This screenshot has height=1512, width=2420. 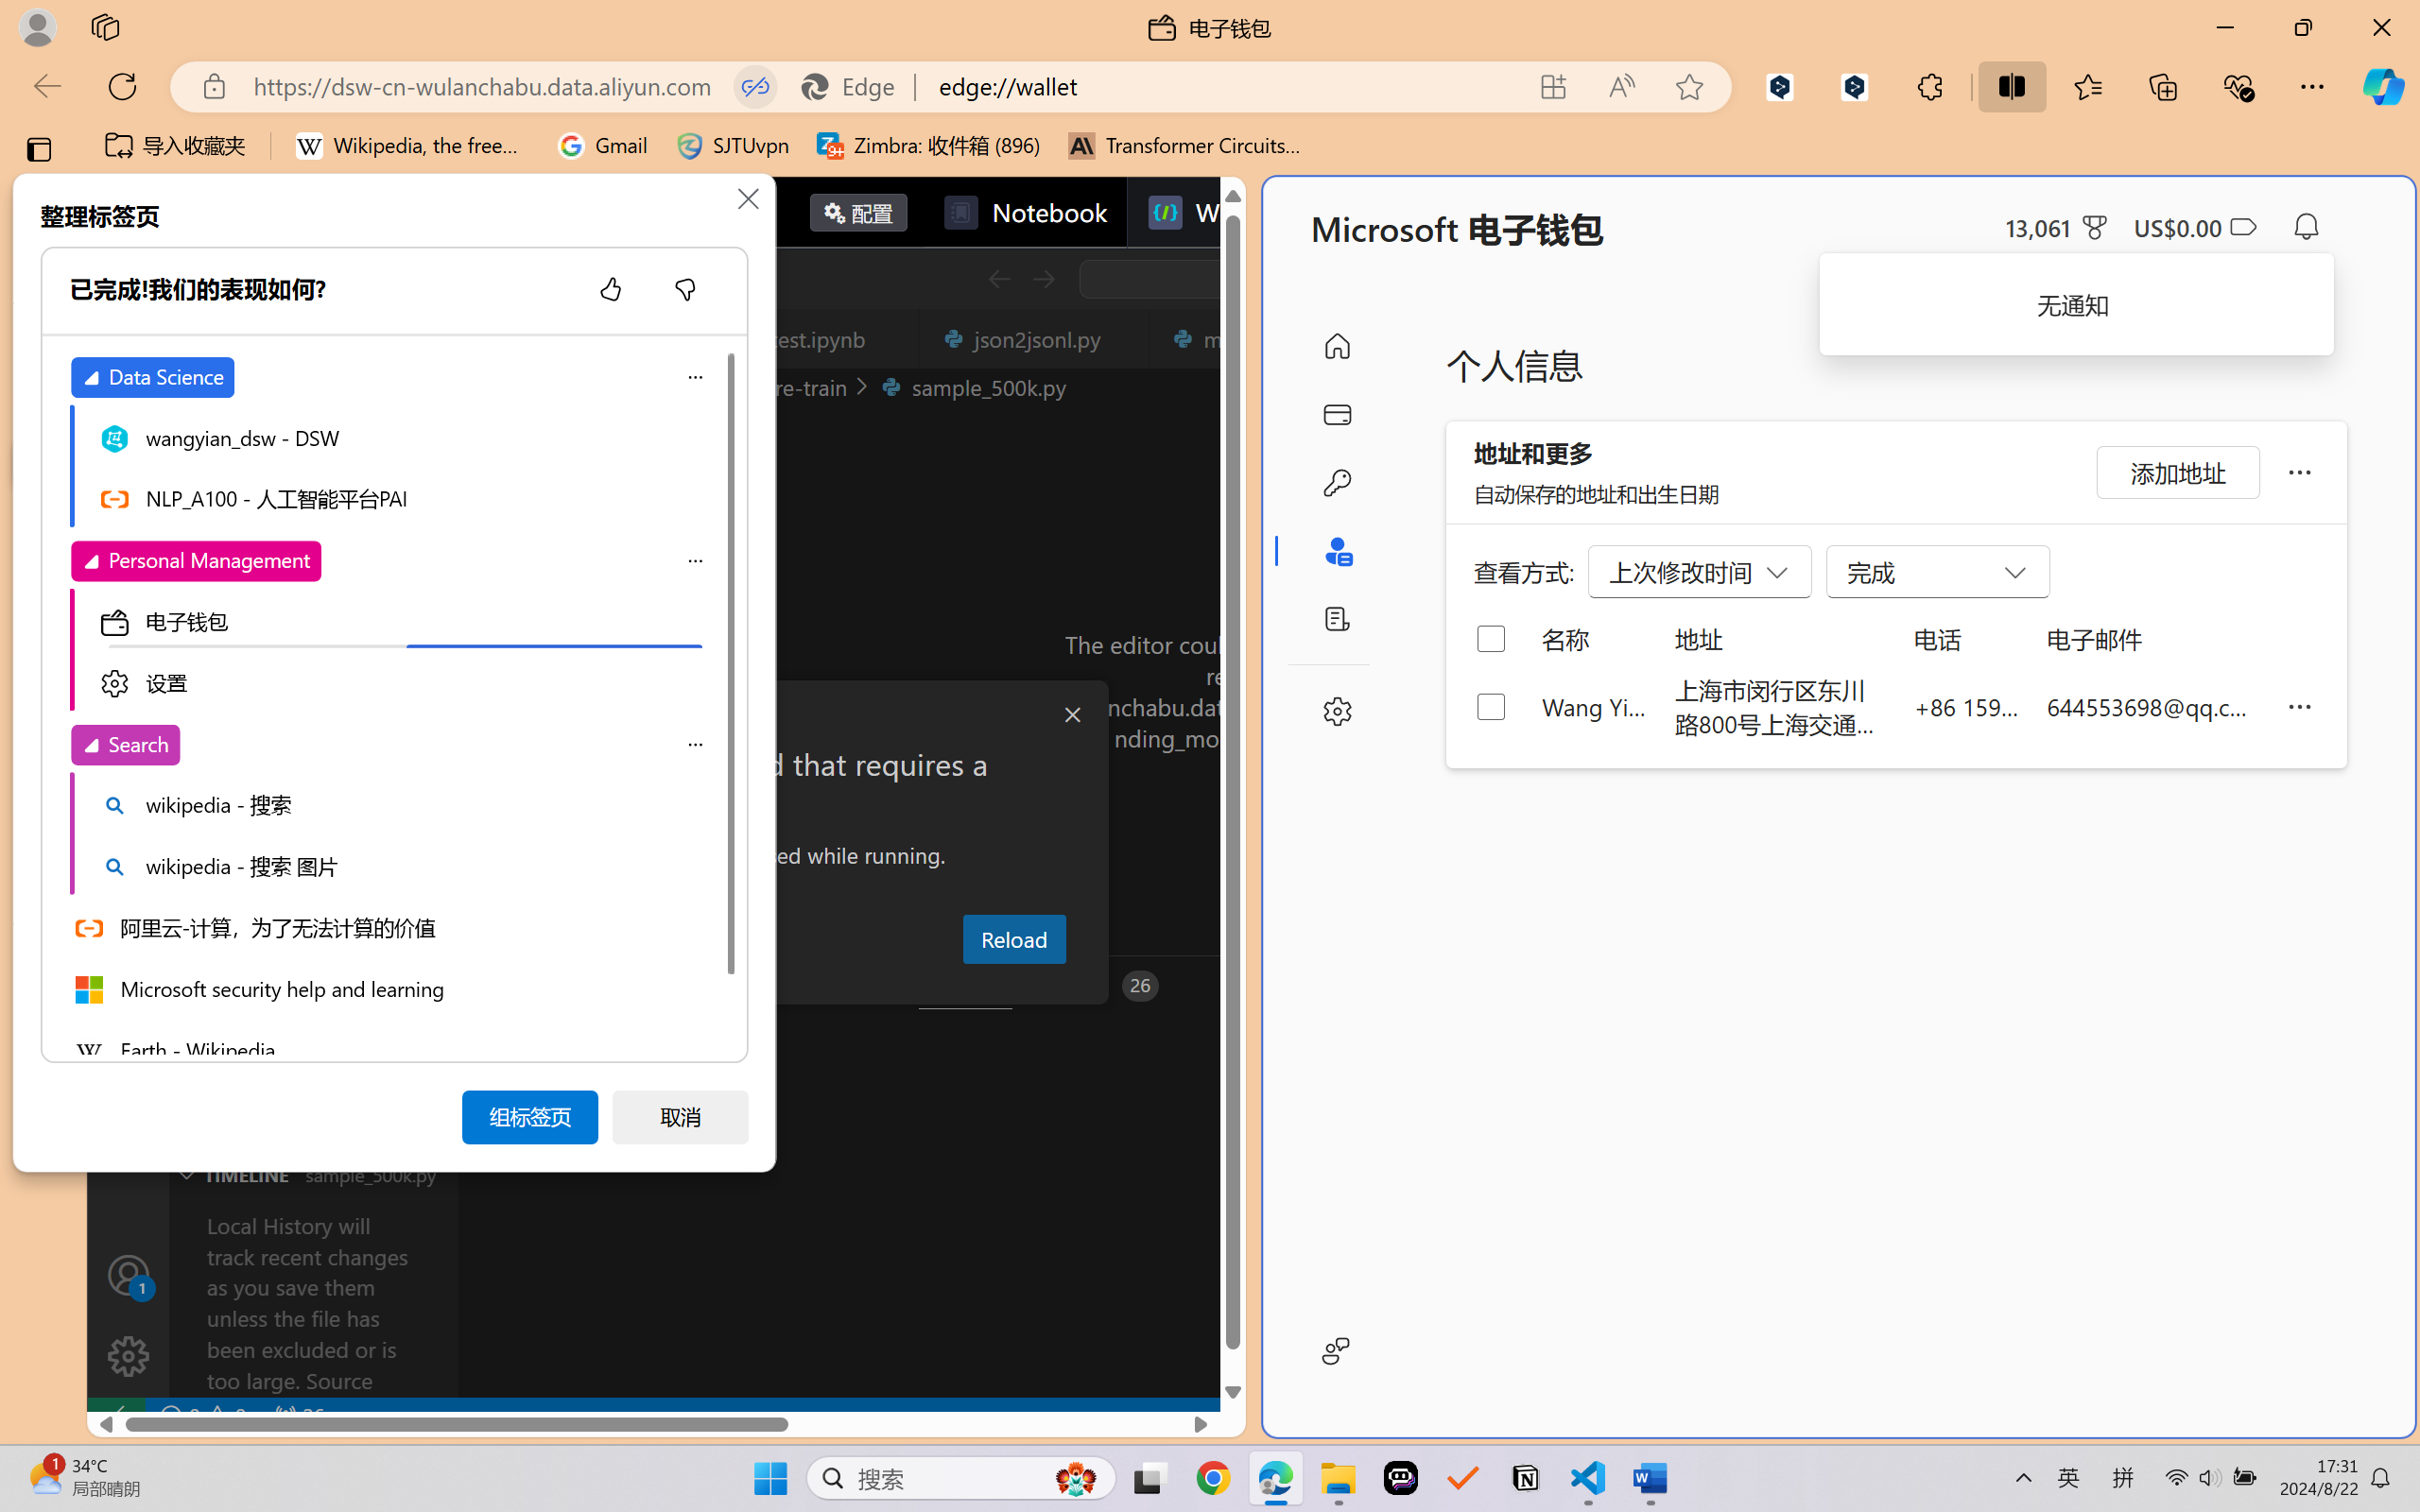 I want to click on 'Notebook', so click(x=1024, y=211).